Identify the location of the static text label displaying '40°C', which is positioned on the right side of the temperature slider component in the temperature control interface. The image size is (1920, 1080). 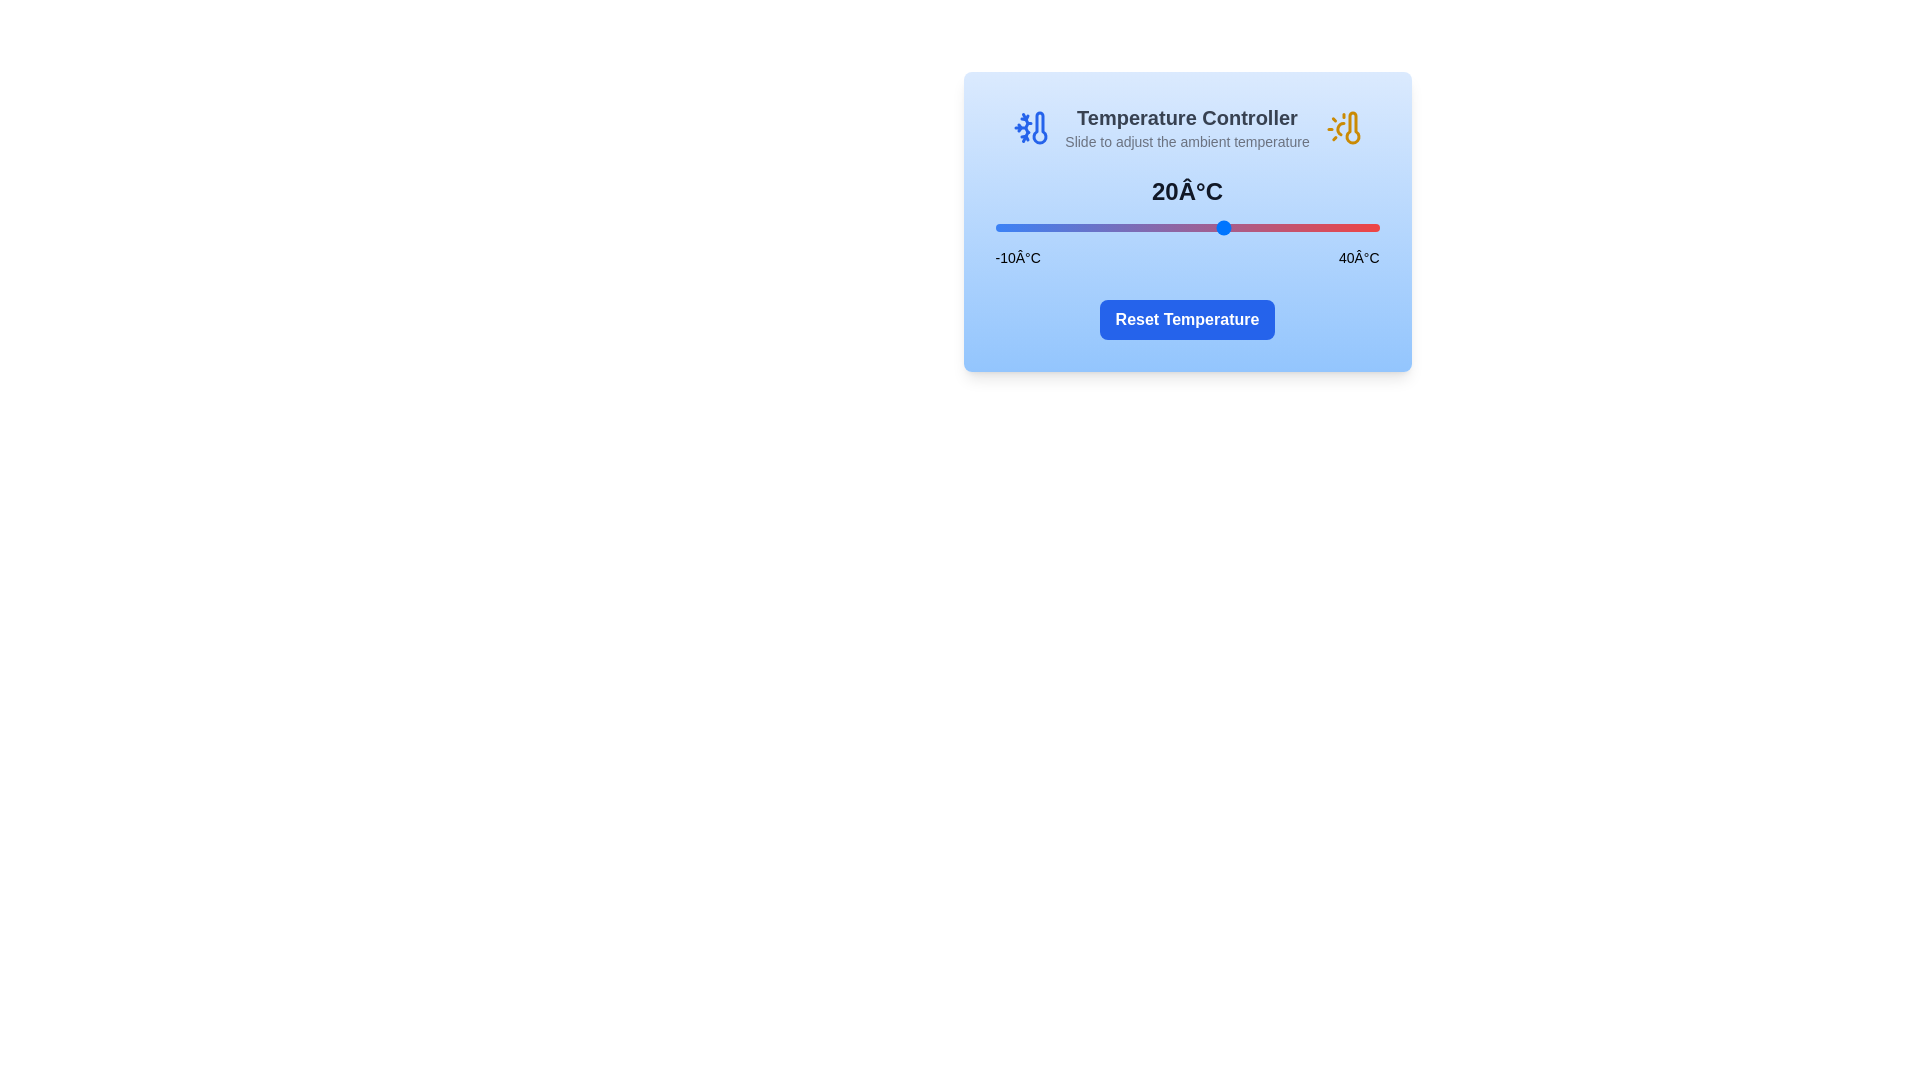
(1359, 257).